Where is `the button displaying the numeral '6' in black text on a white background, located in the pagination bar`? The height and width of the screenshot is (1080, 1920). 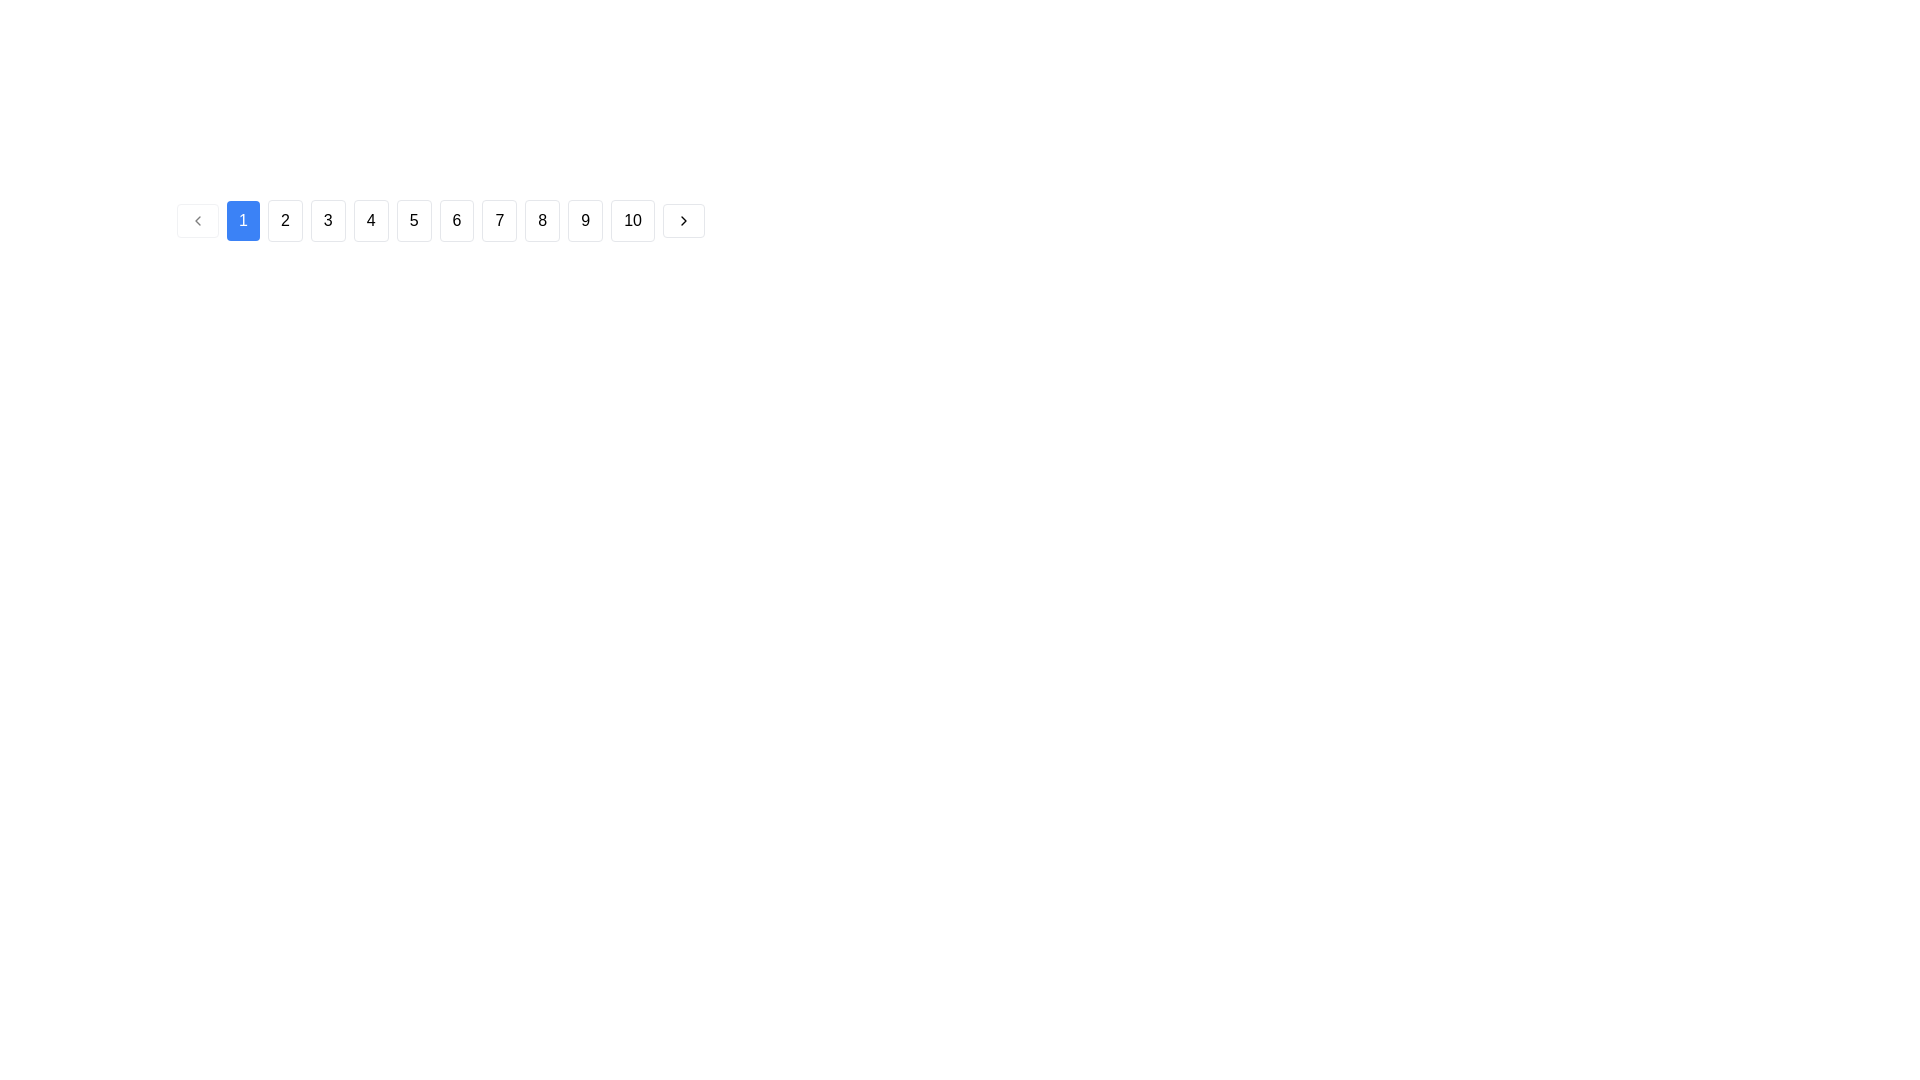 the button displaying the numeral '6' in black text on a white background, located in the pagination bar is located at coordinates (455, 220).